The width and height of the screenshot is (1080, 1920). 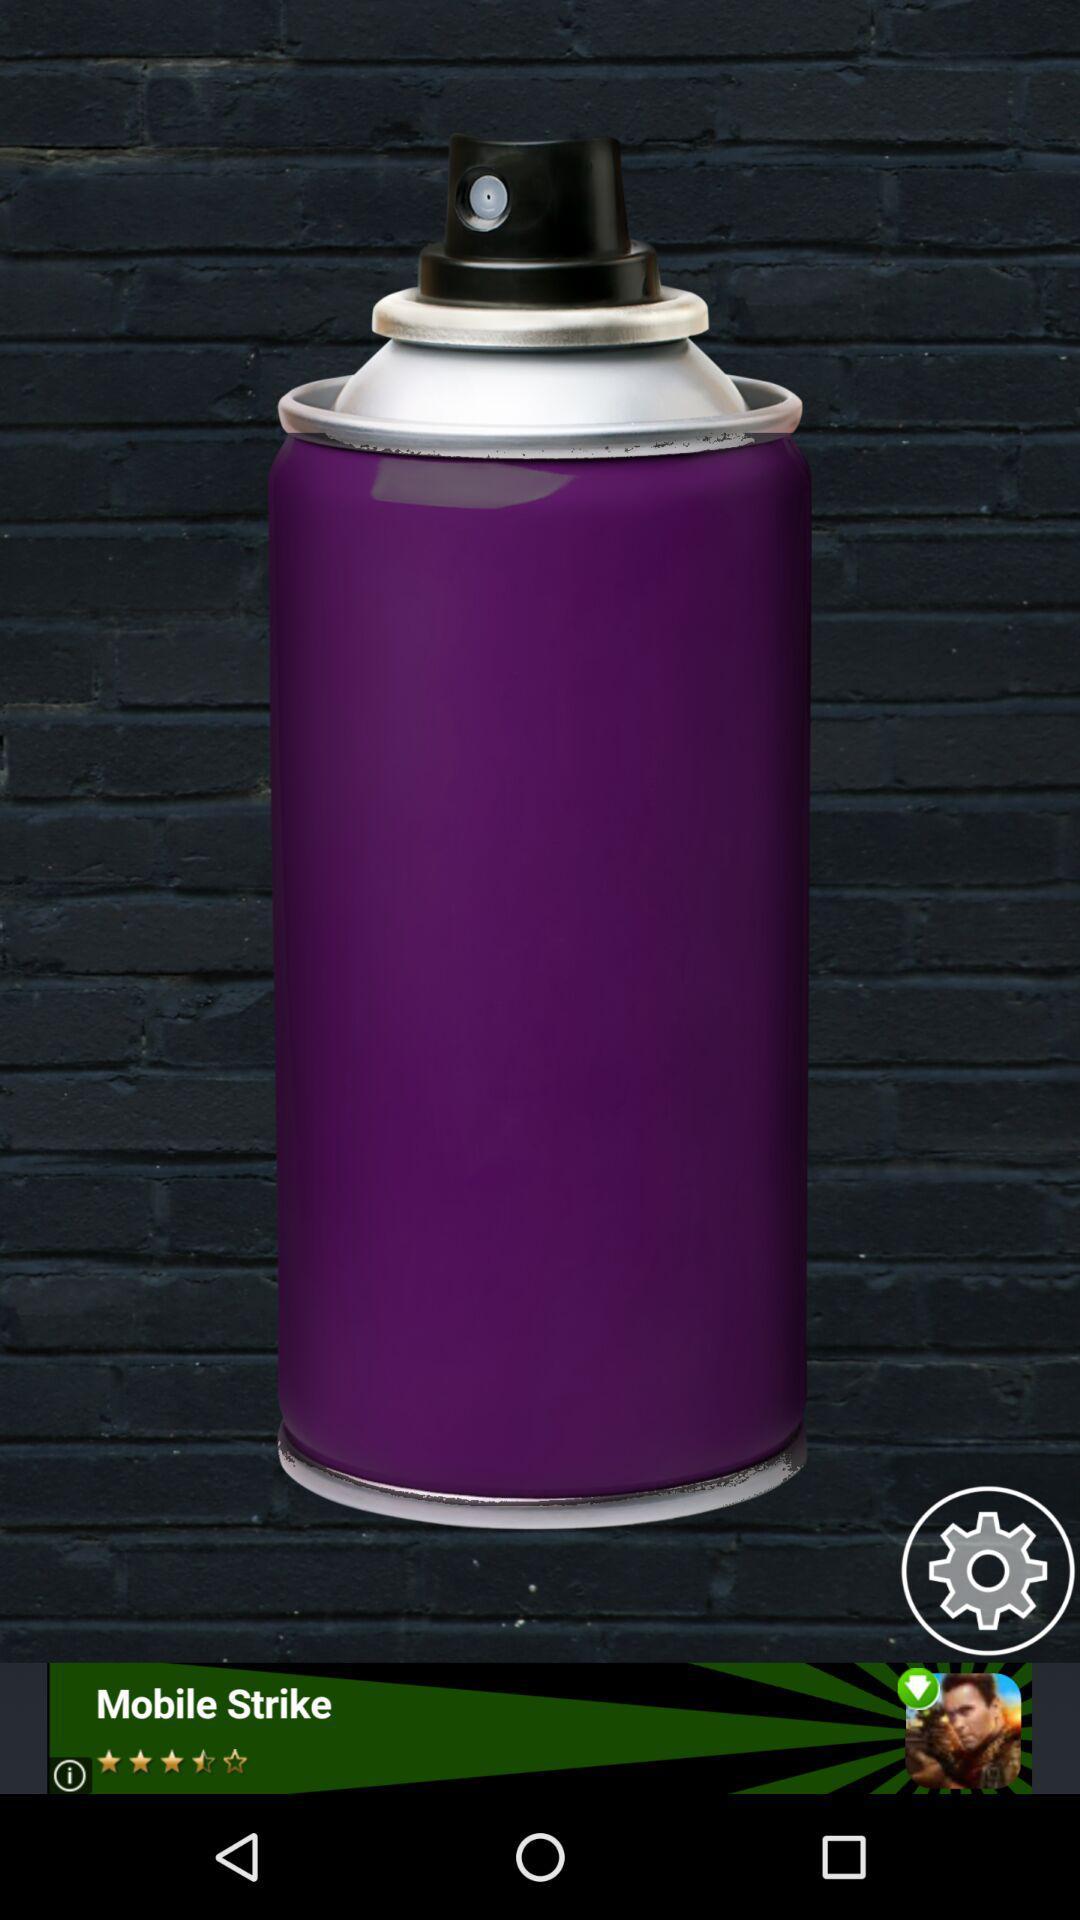 I want to click on the settings icon, so click(x=987, y=1680).